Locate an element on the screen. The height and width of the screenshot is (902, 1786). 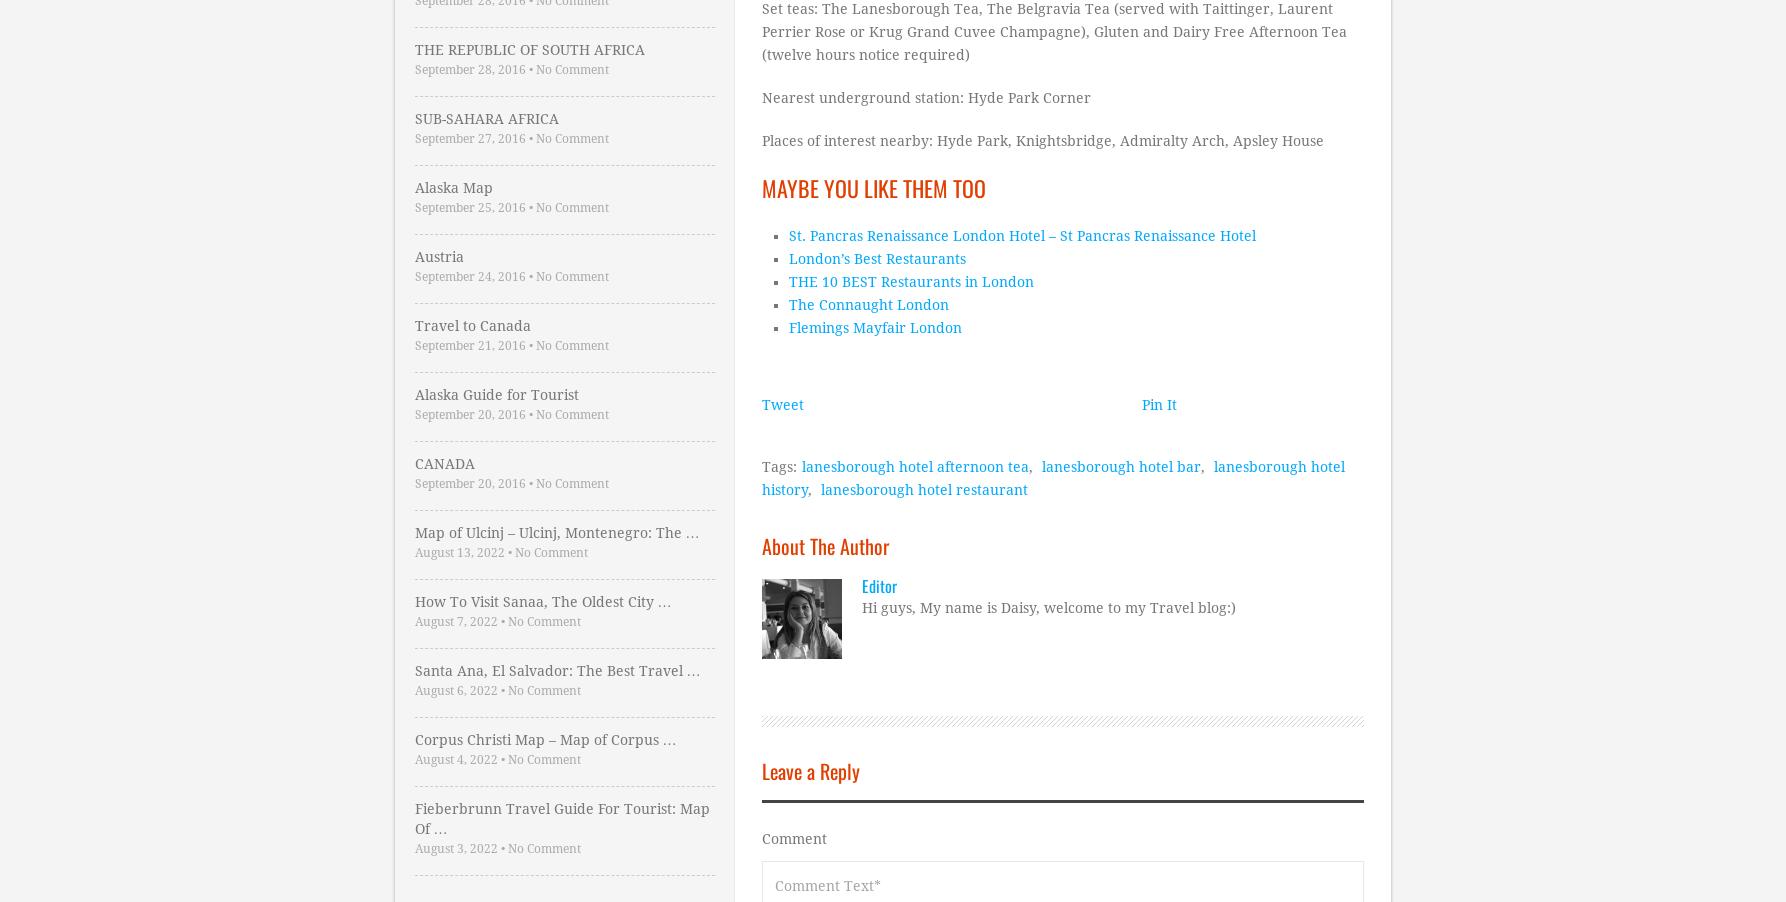
'September 28, 2016' is located at coordinates (468, 68).